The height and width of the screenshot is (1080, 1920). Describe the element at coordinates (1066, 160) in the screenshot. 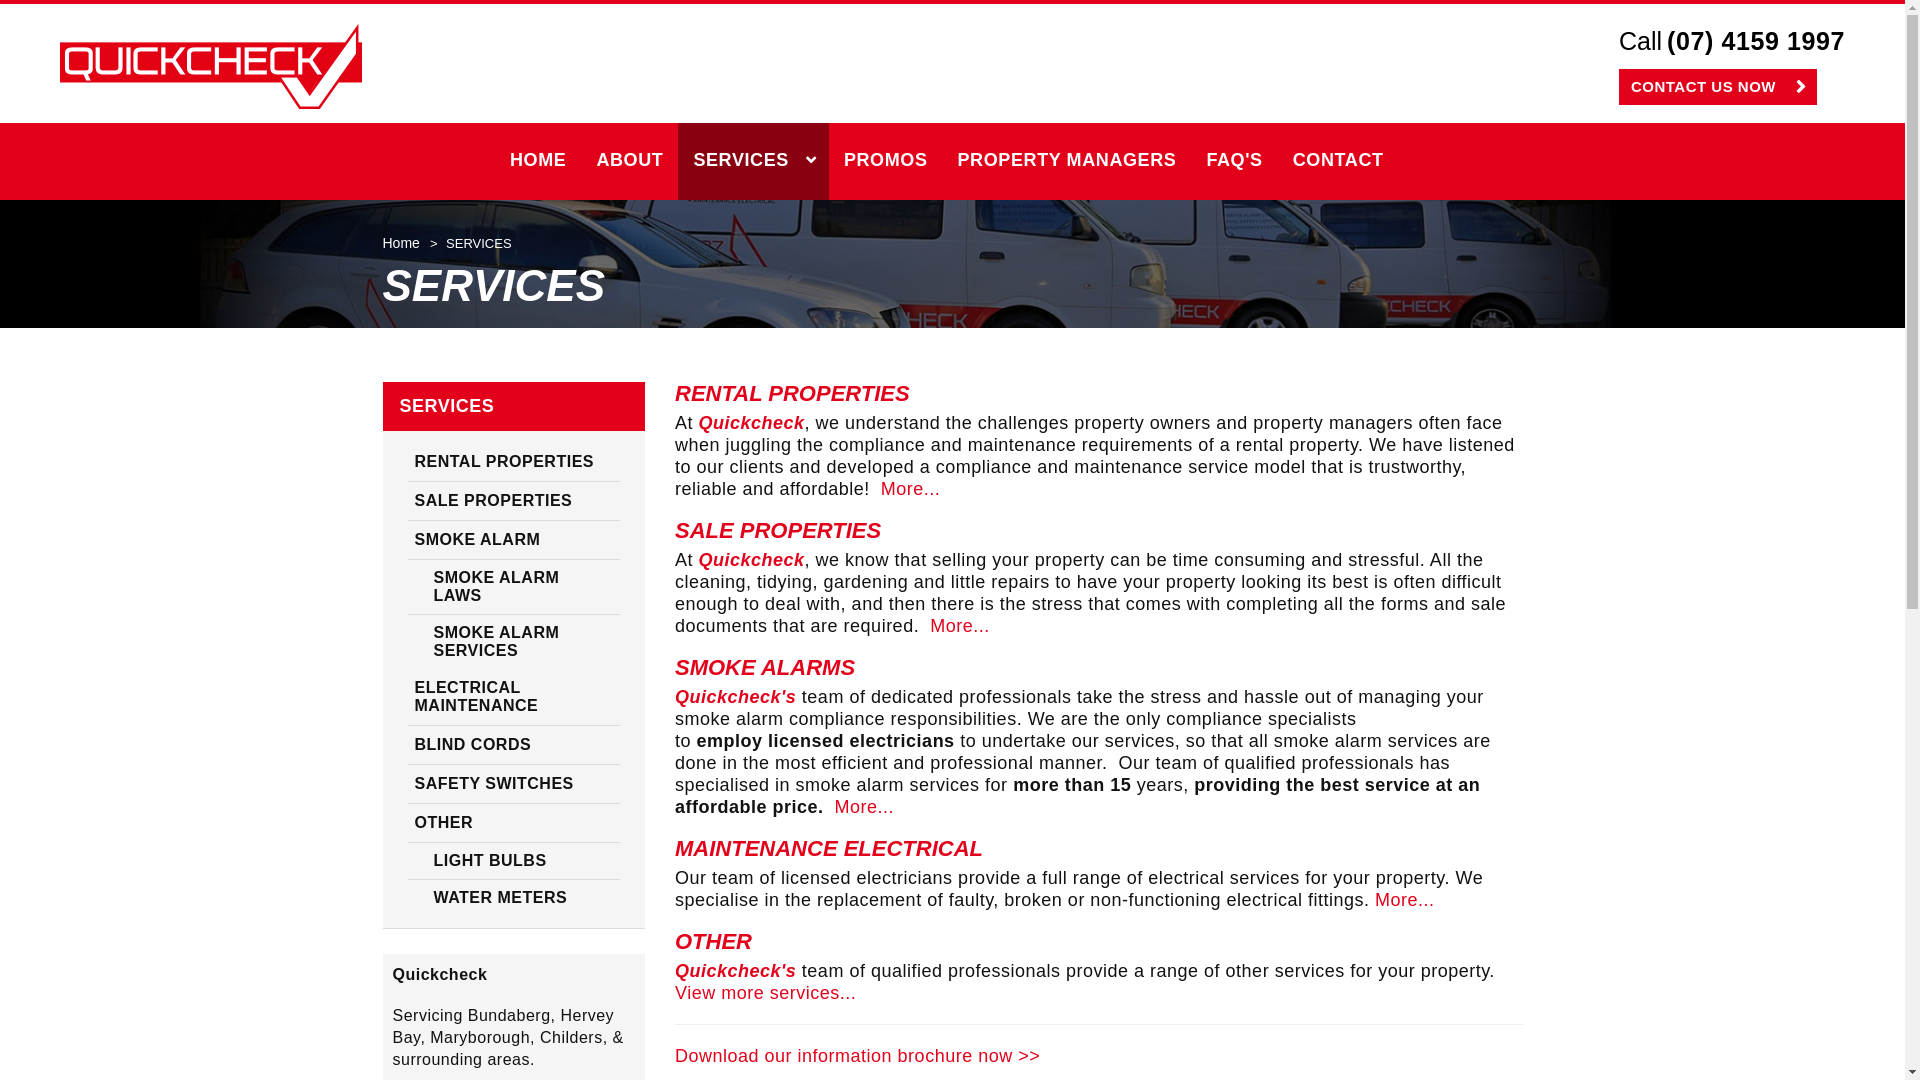

I see `'PROPERTY MANAGERS'` at that location.